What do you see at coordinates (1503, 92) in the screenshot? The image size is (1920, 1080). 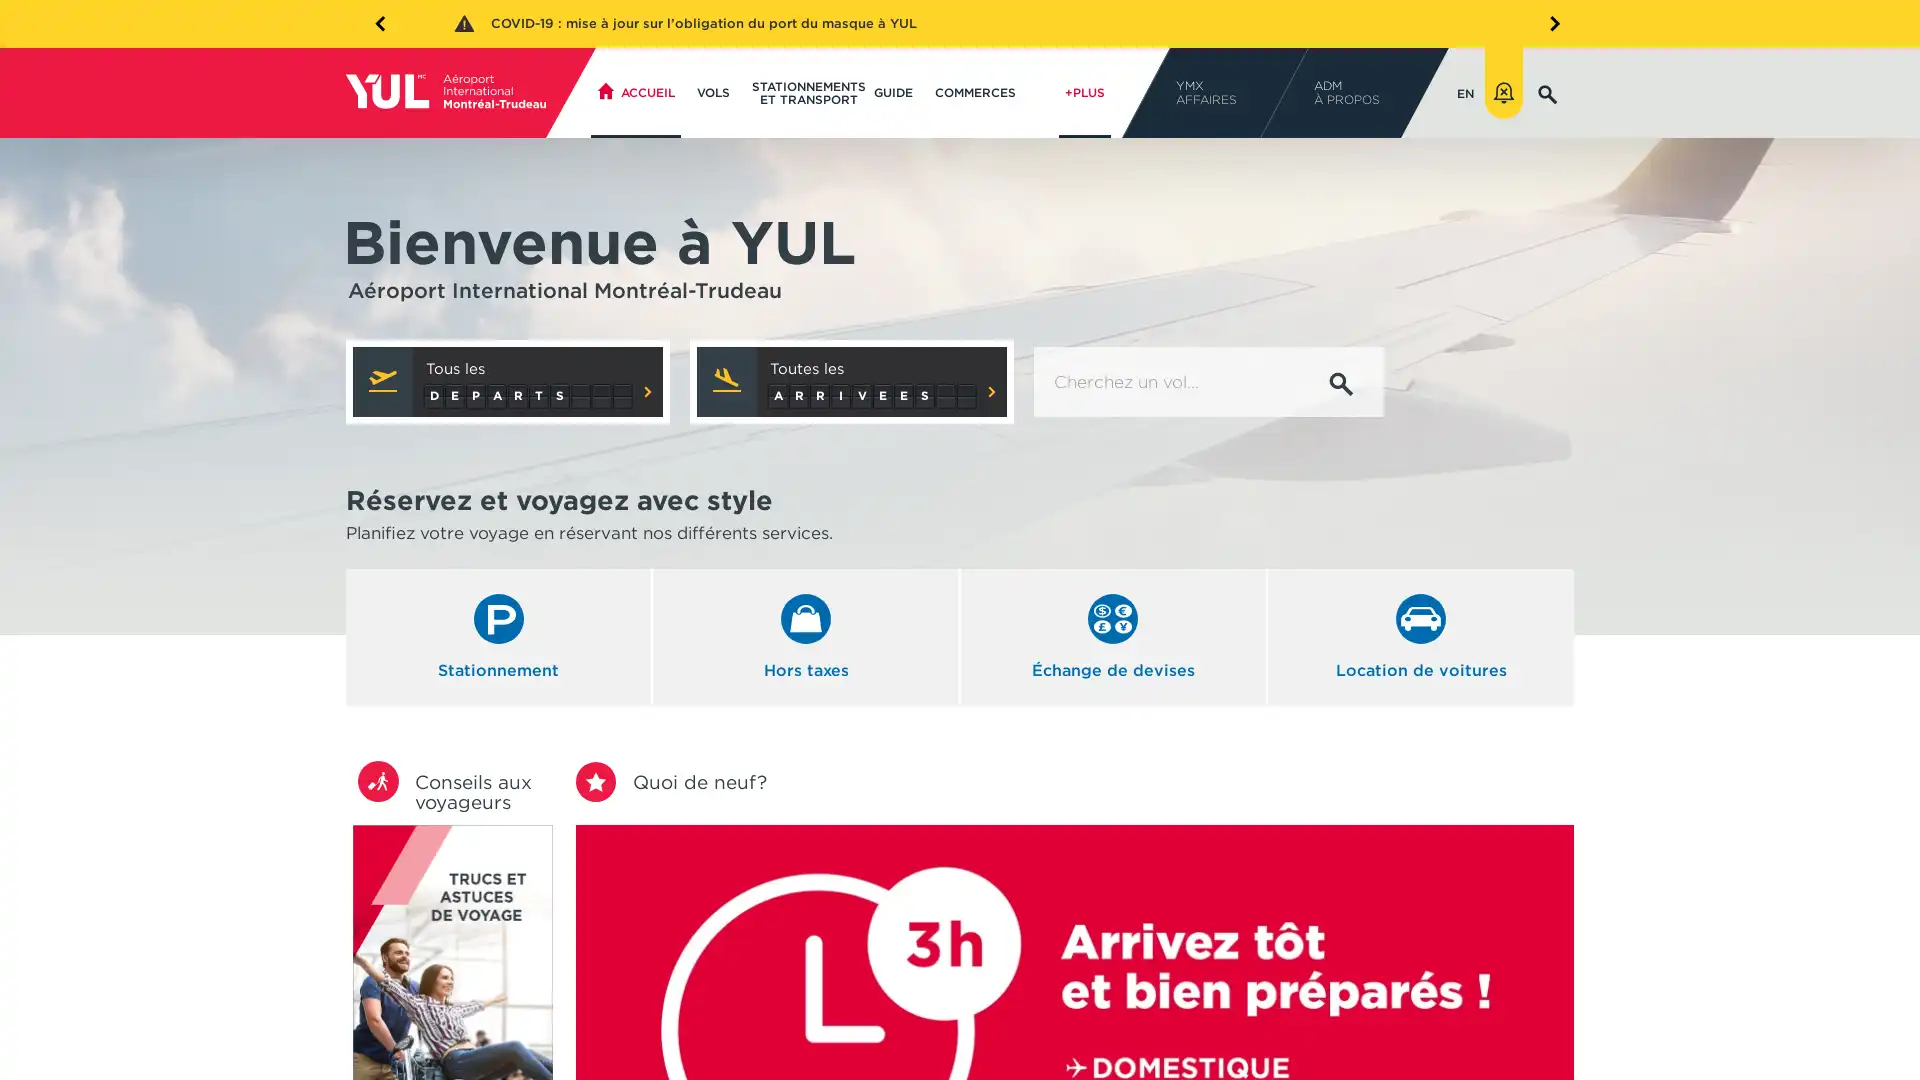 I see `4 alert(s)` at bounding box center [1503, 92].